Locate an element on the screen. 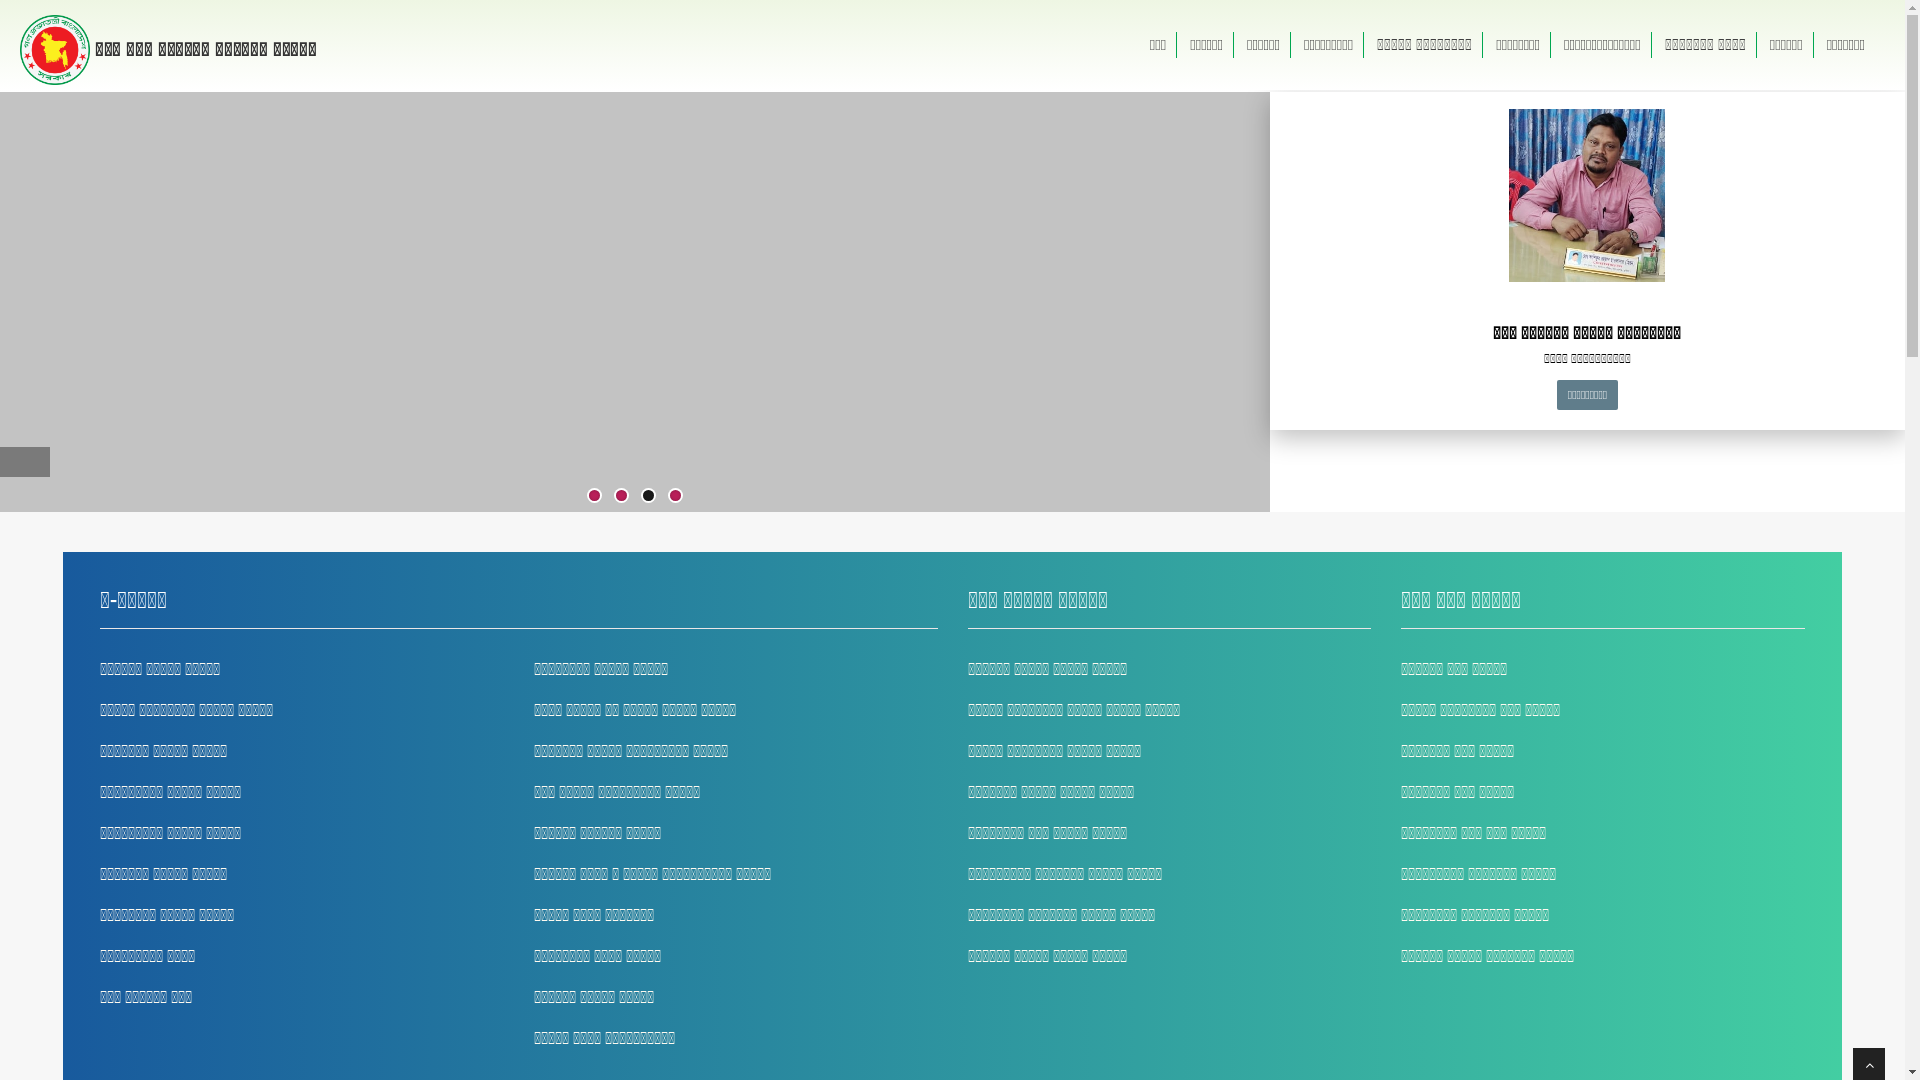 The image size is (1920, 1080). '4' is located at coordinates (670, 495).